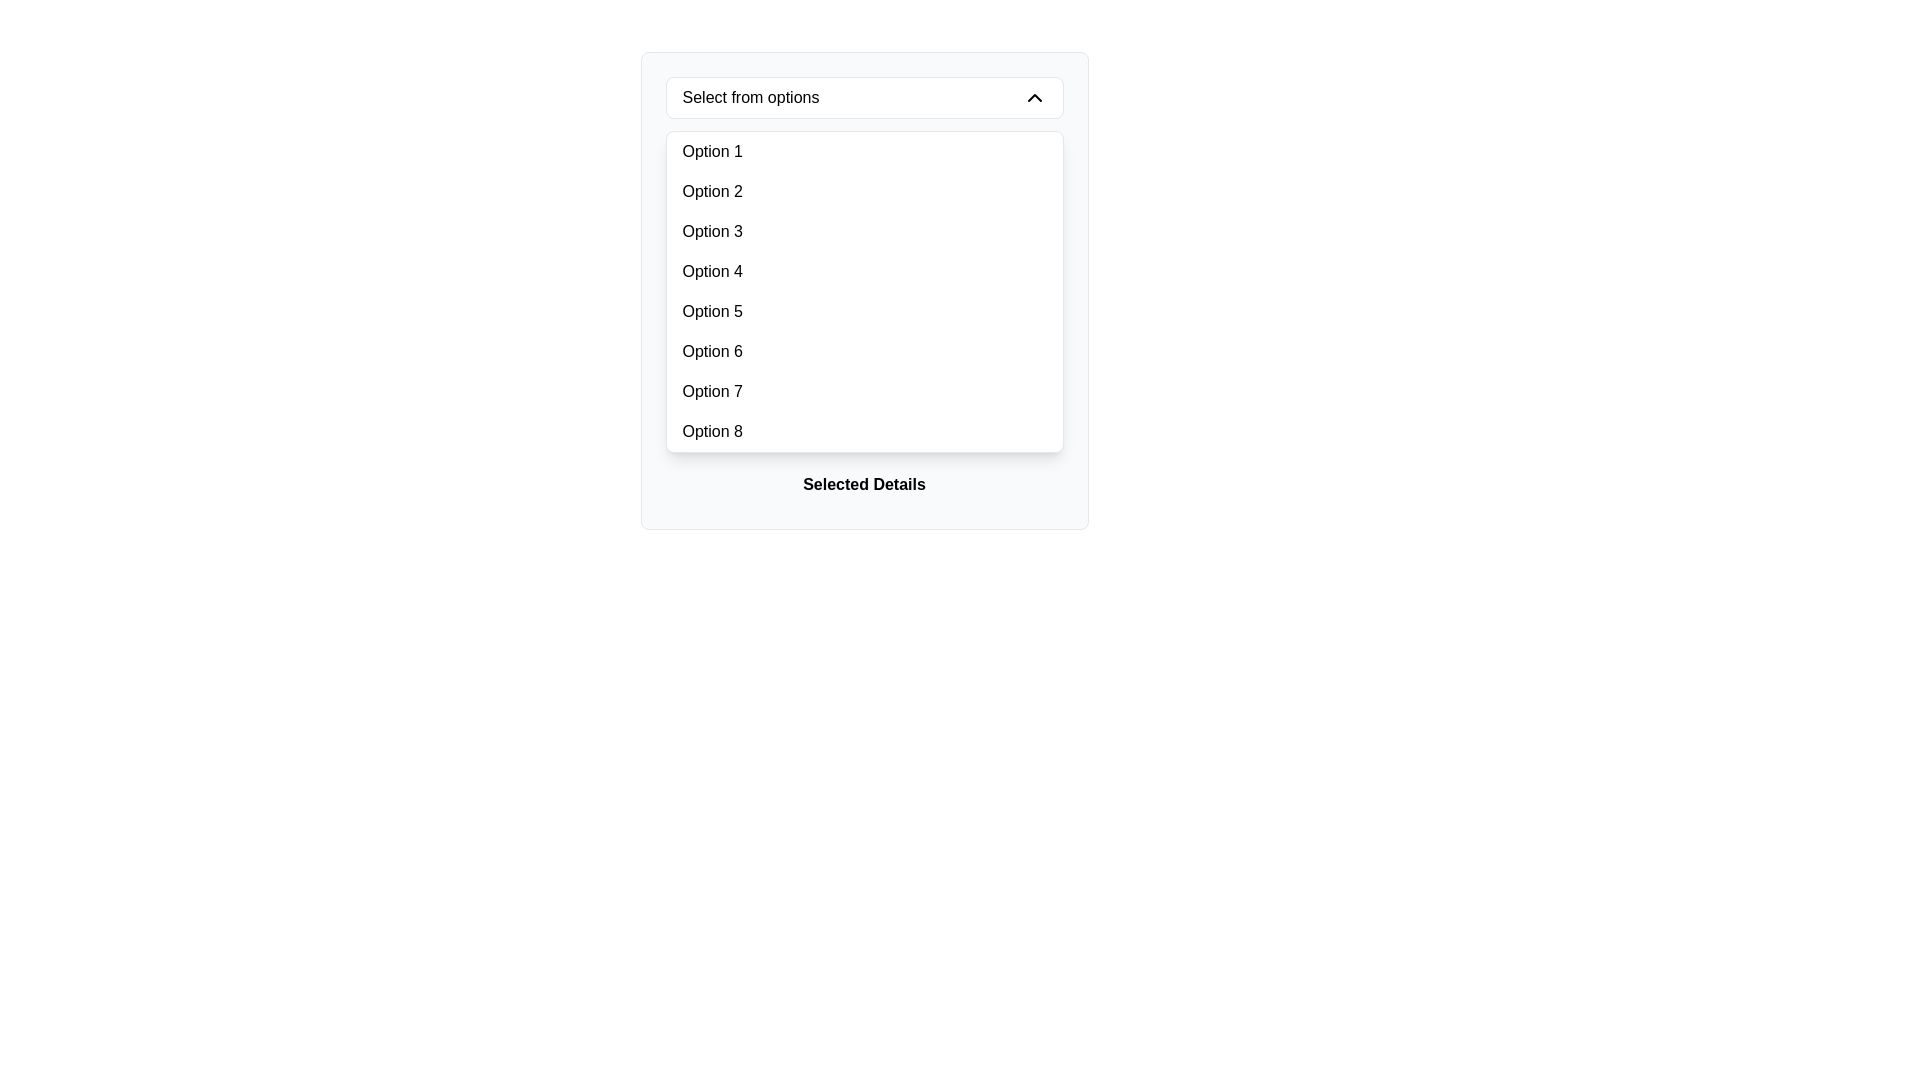 The height and width of the screenshot is (1080, 1920). Describe the element at coordinates (864, 392) in the screenshot. I see `the seventh item in the dropdown menu, located between 'Option 6' and 'Option 8'` at that location.